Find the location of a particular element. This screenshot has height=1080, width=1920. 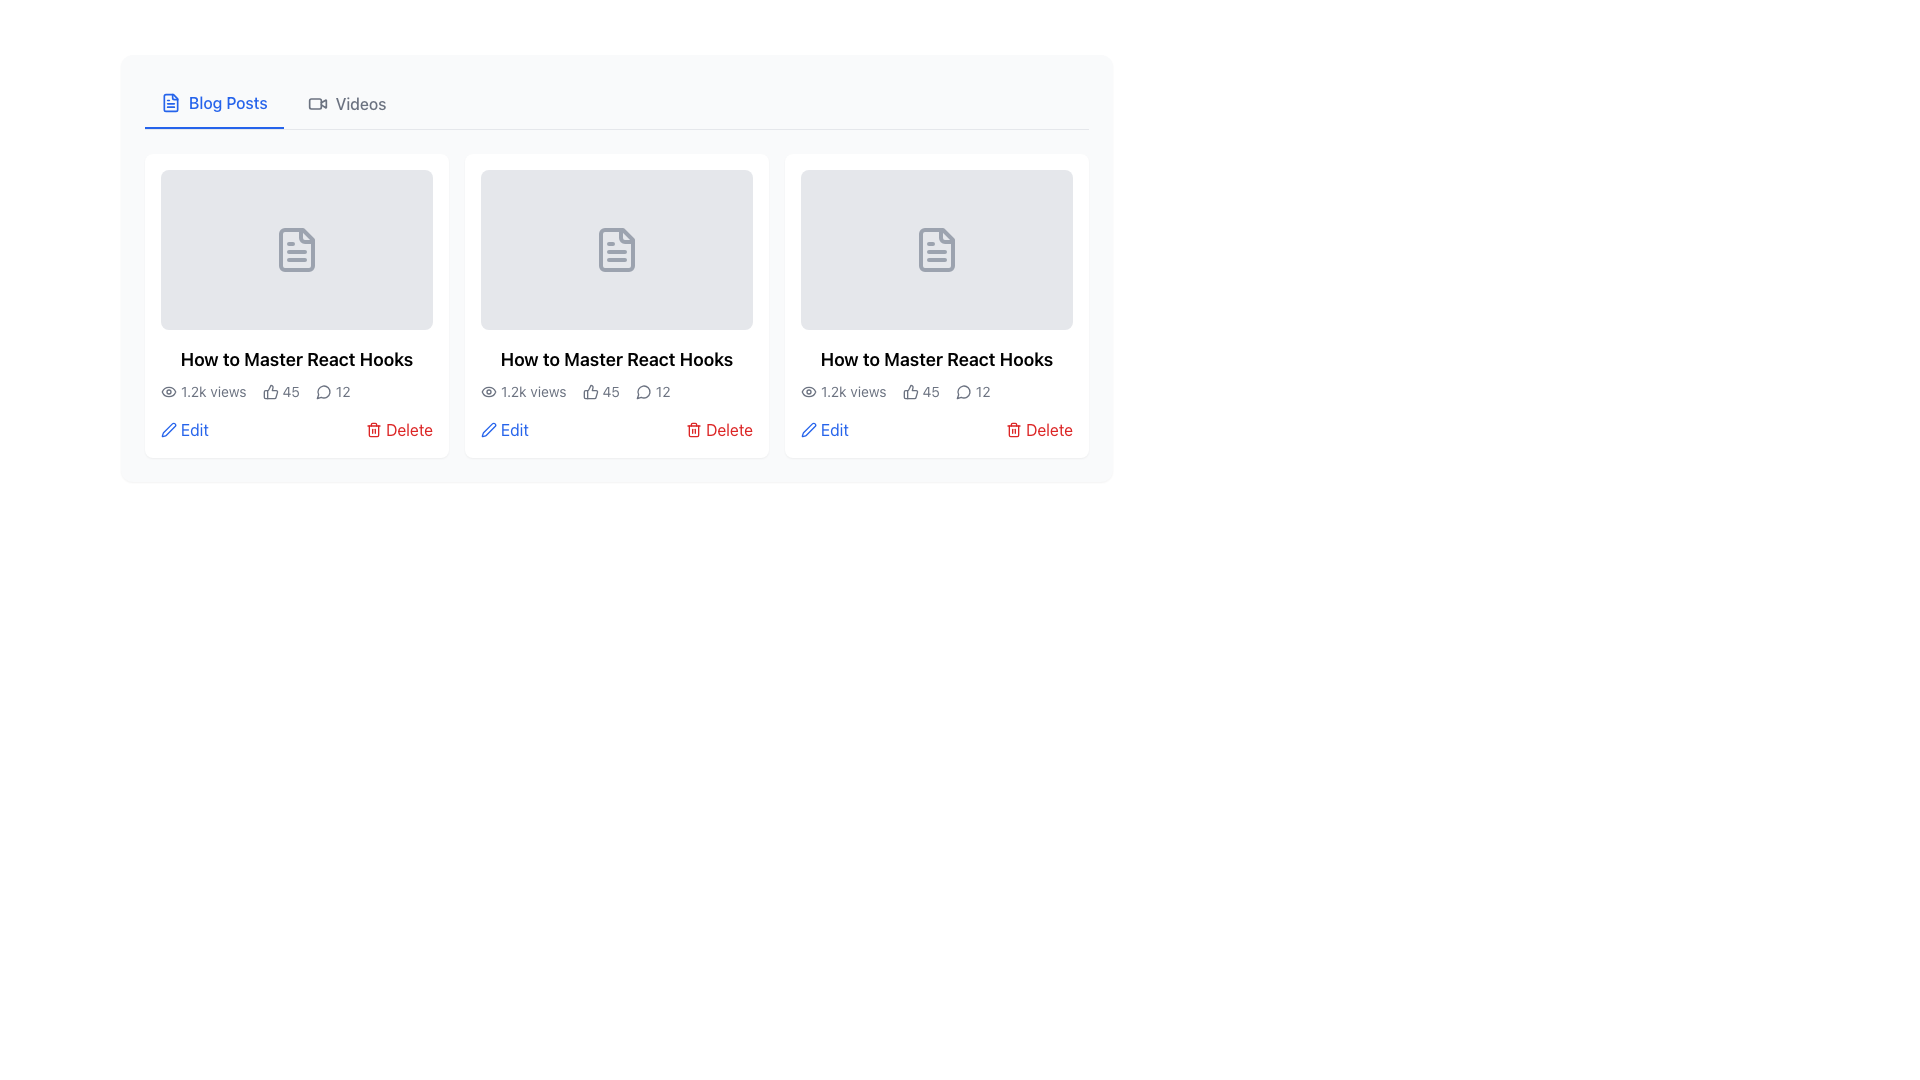

the small blue 'Edit' button with a pen icon located under the 'Blog Posts' section is located at coordinates (184, 428).